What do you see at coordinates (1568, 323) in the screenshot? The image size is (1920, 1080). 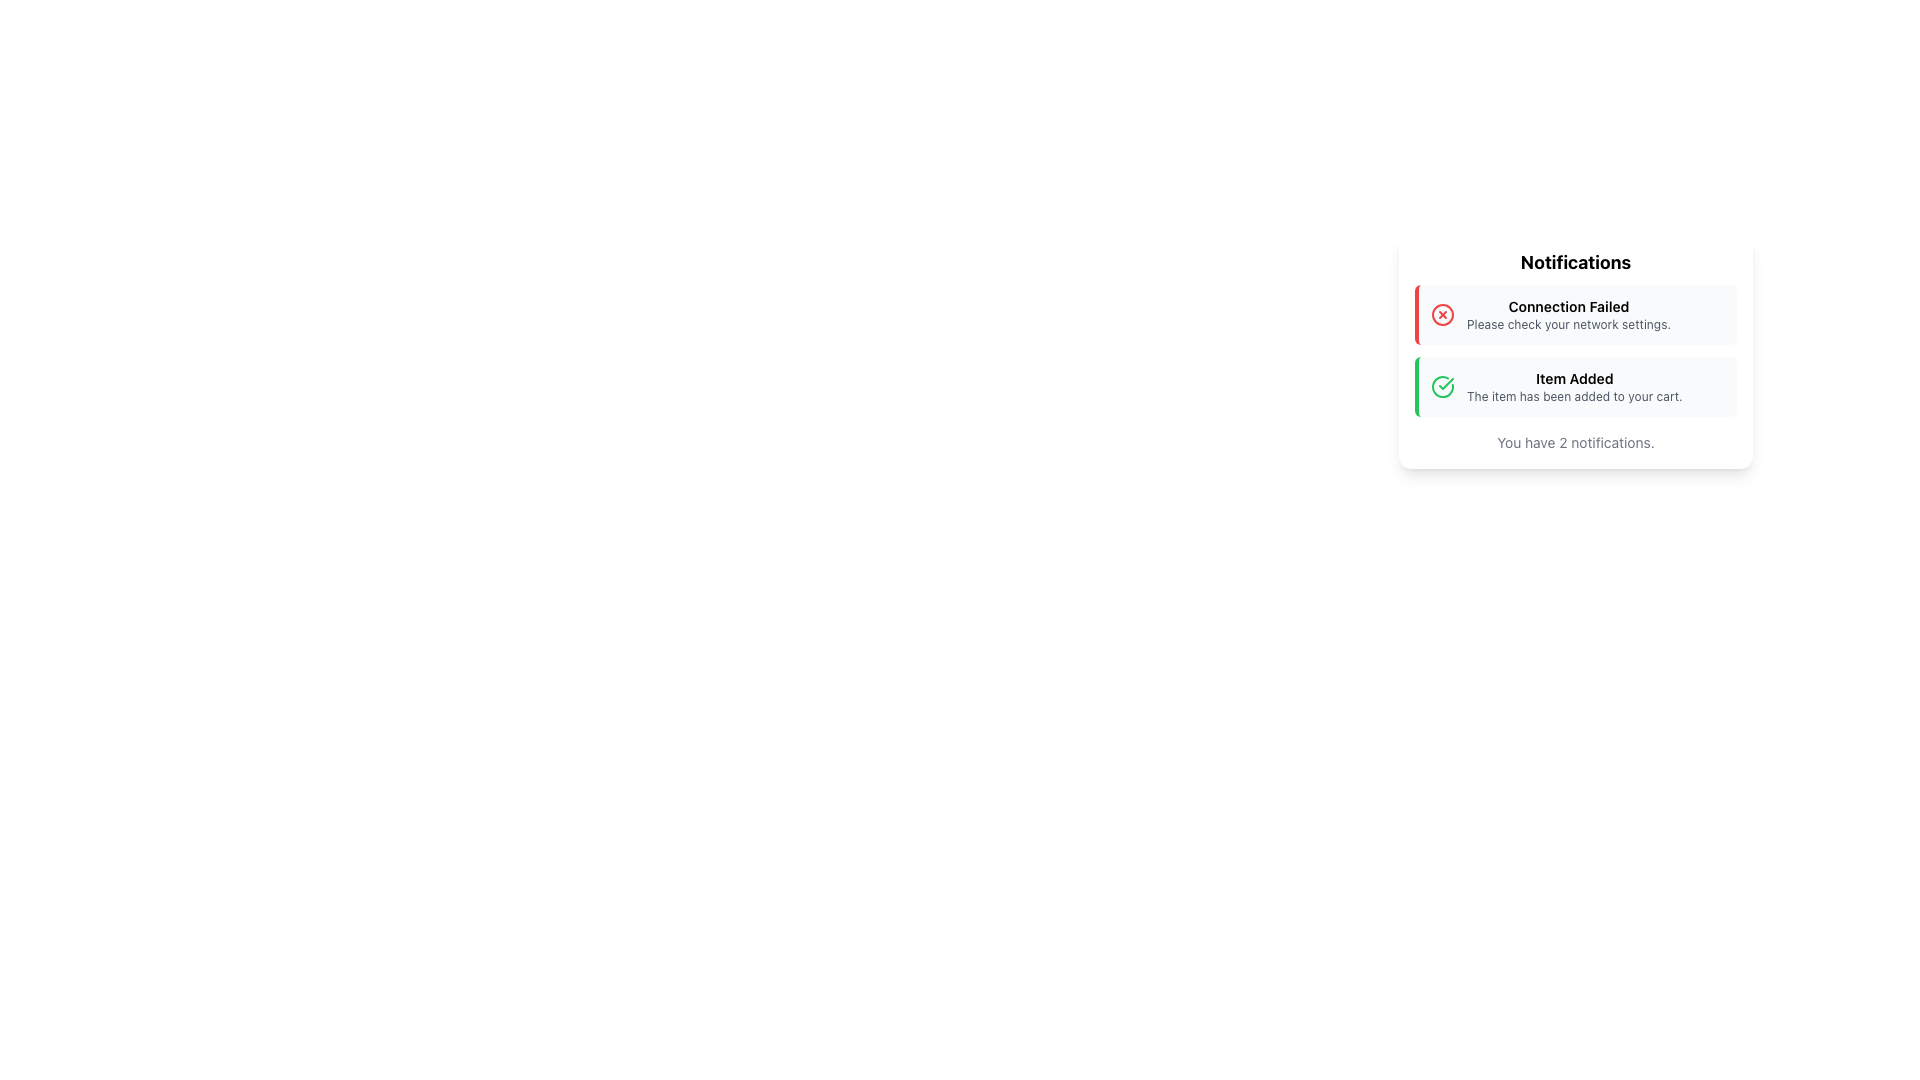 I see `the static text below the 'Connection Failed' message in the first notification card of the 'Notifications' section` at bounding box center [1568, 323].